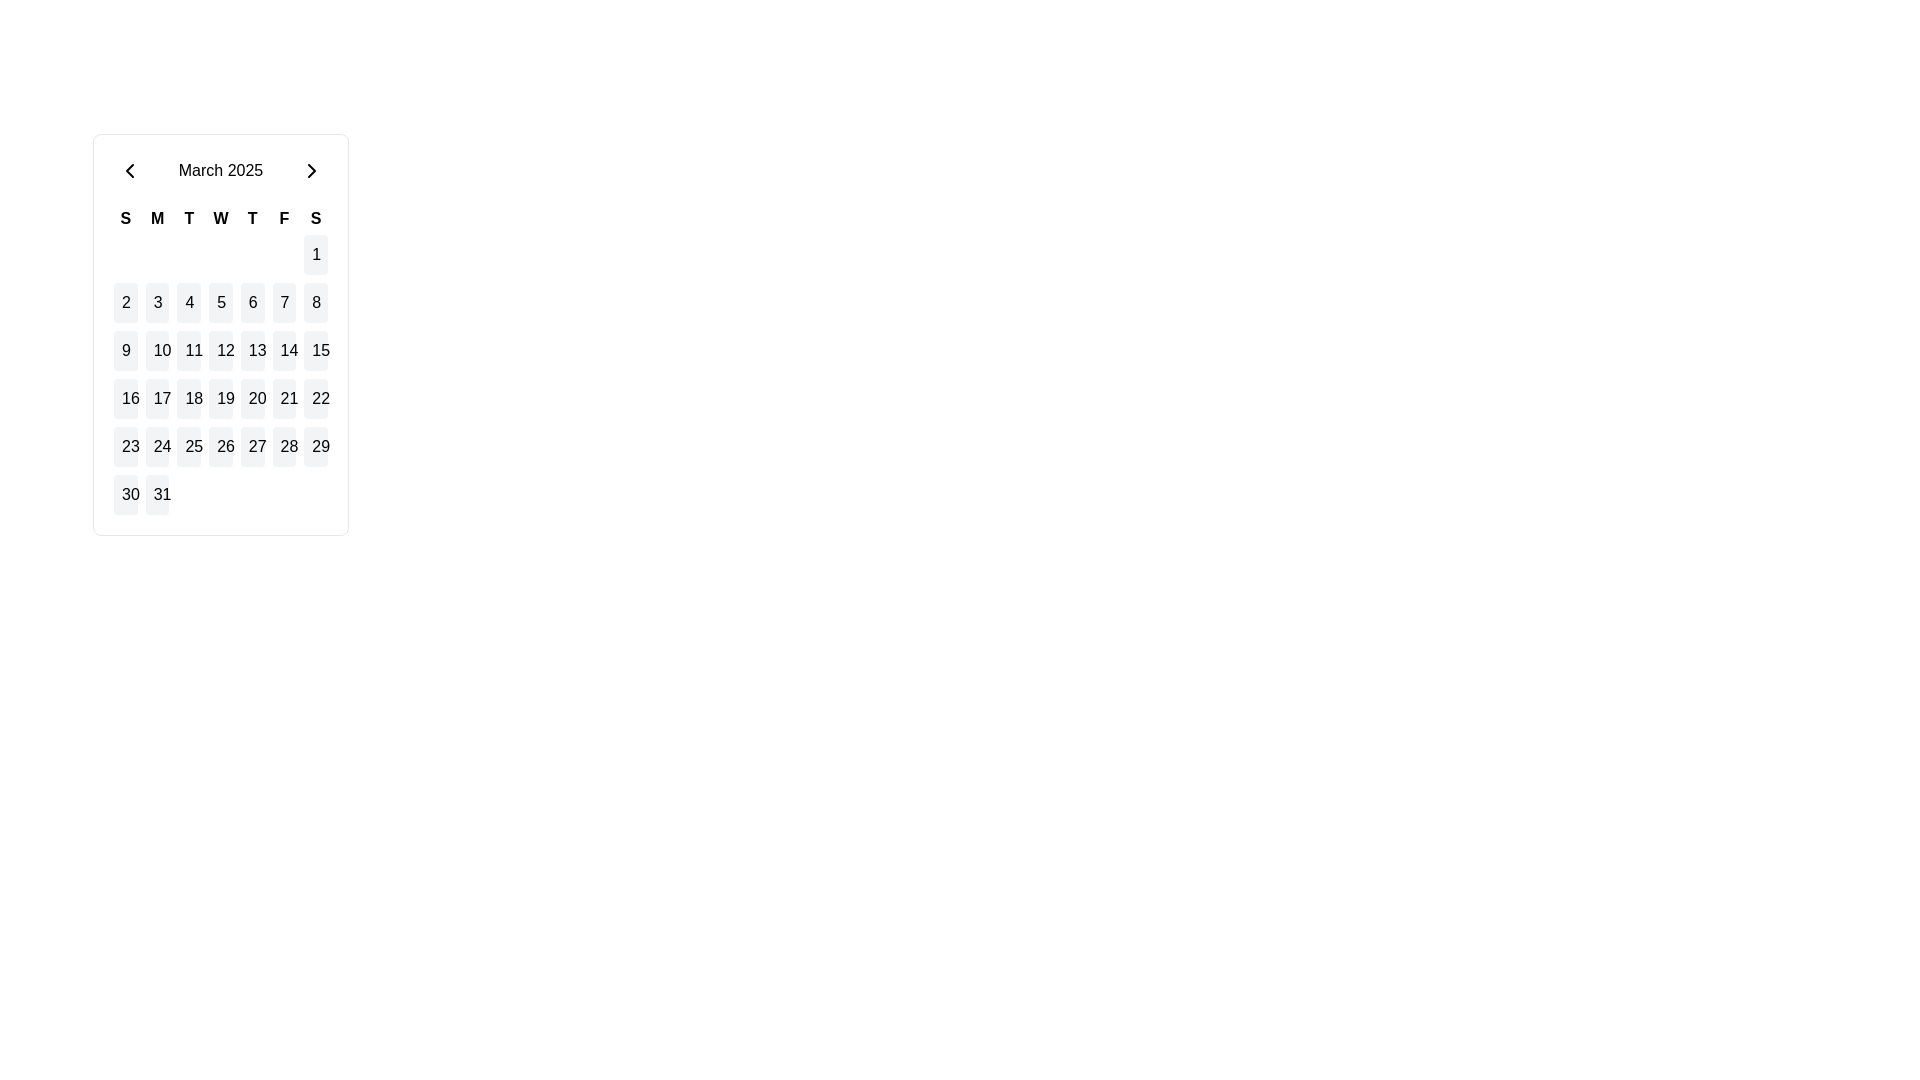  Describe the element at coordinates (251, 219) in the screenshot. I see `the bold letter 'T' in the header row of the calendar grid for March 2025` at that location.